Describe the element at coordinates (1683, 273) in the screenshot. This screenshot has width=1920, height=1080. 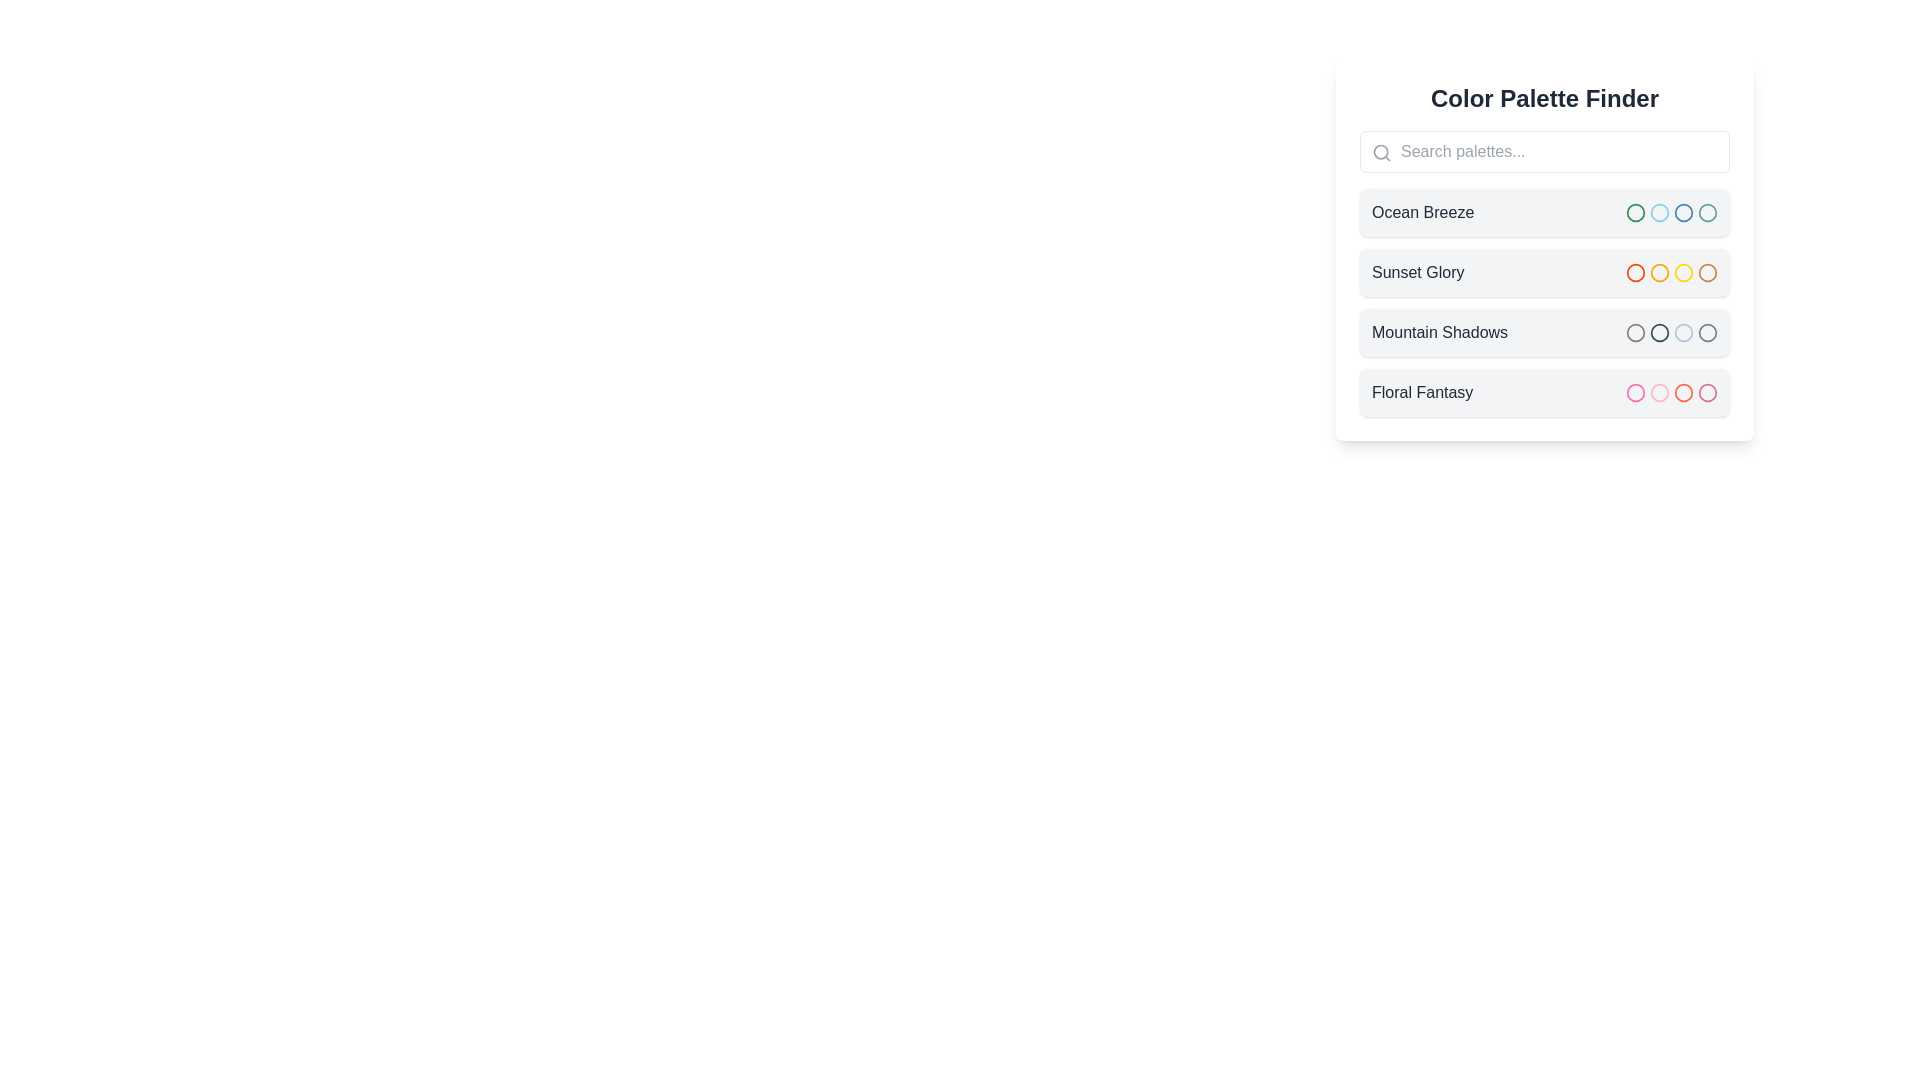
I see `the third circle in the row of circular icons within the 'Sunset Glory' color palette` at that location.